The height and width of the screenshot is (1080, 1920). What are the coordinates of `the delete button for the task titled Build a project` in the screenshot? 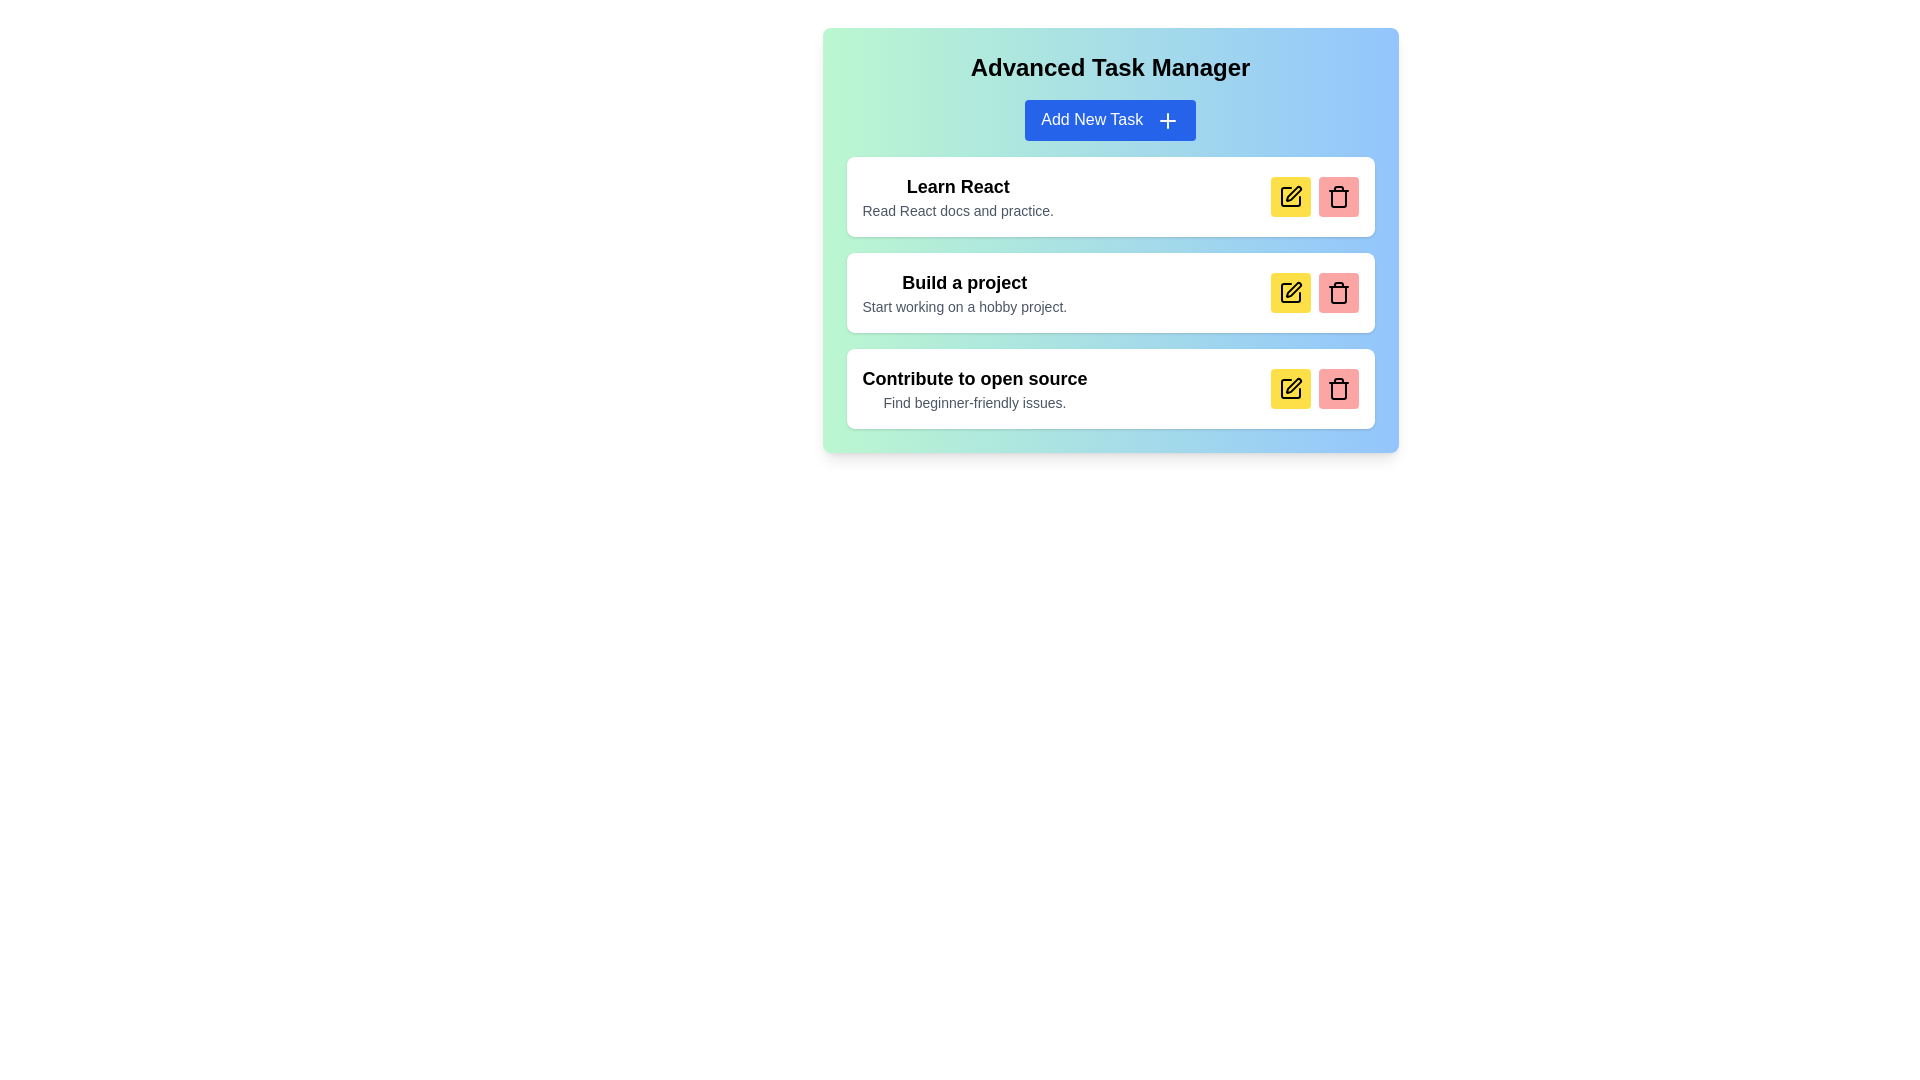 It's located at (1338, 292).